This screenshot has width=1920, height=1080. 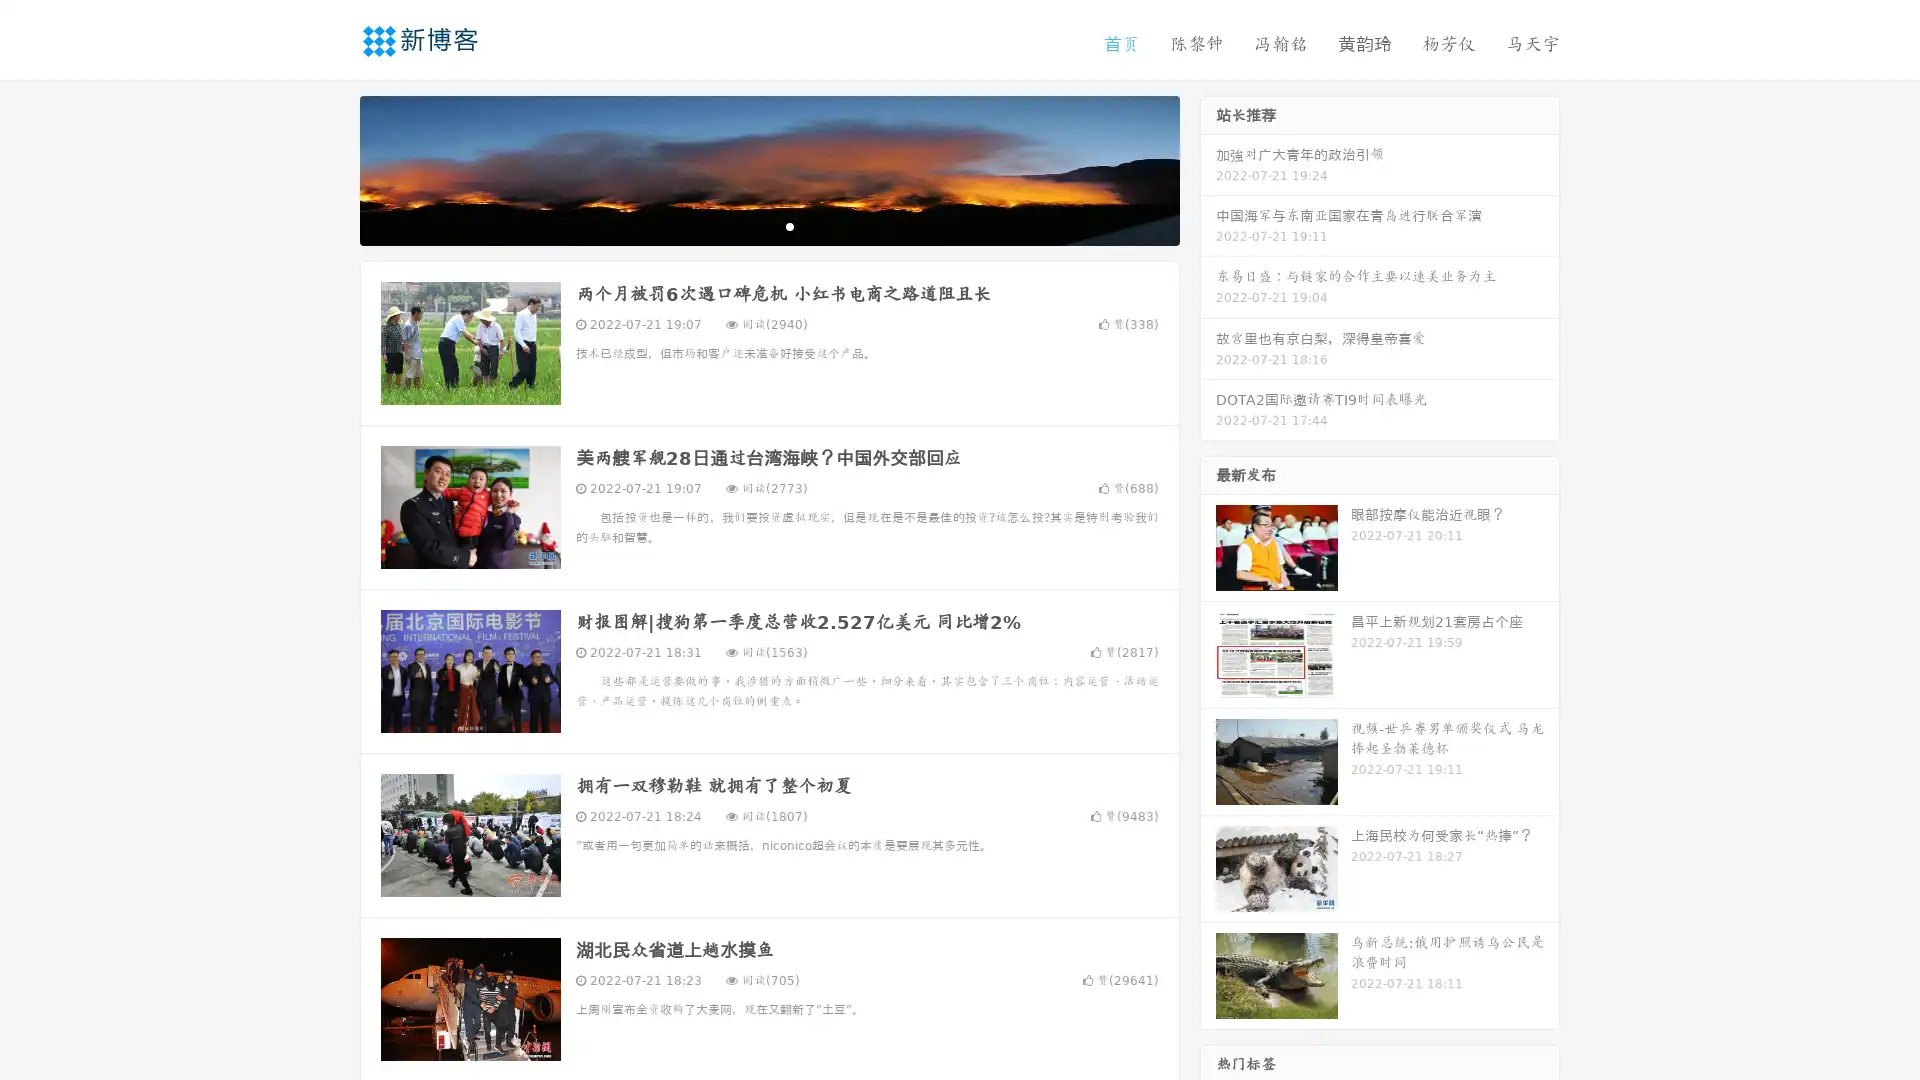 I want to click on Next slide, so click(x=1208, y=168).